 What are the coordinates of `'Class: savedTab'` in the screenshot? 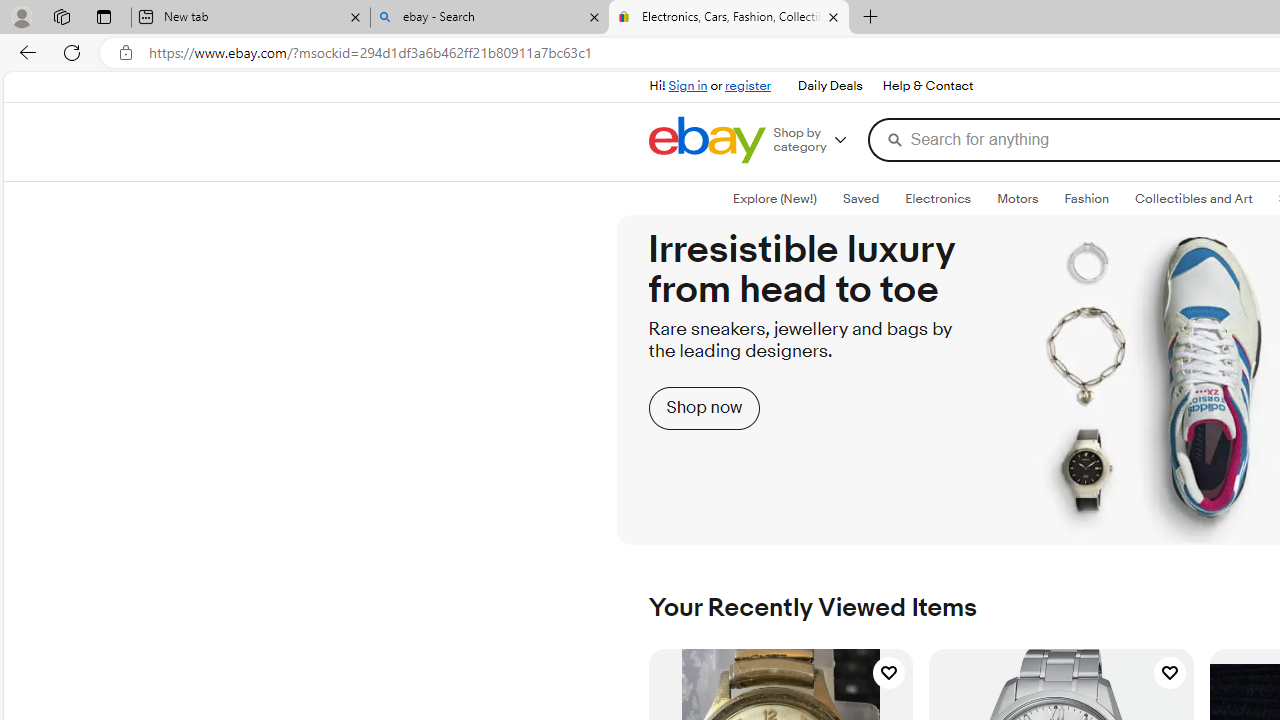 It's located at (861, 199).